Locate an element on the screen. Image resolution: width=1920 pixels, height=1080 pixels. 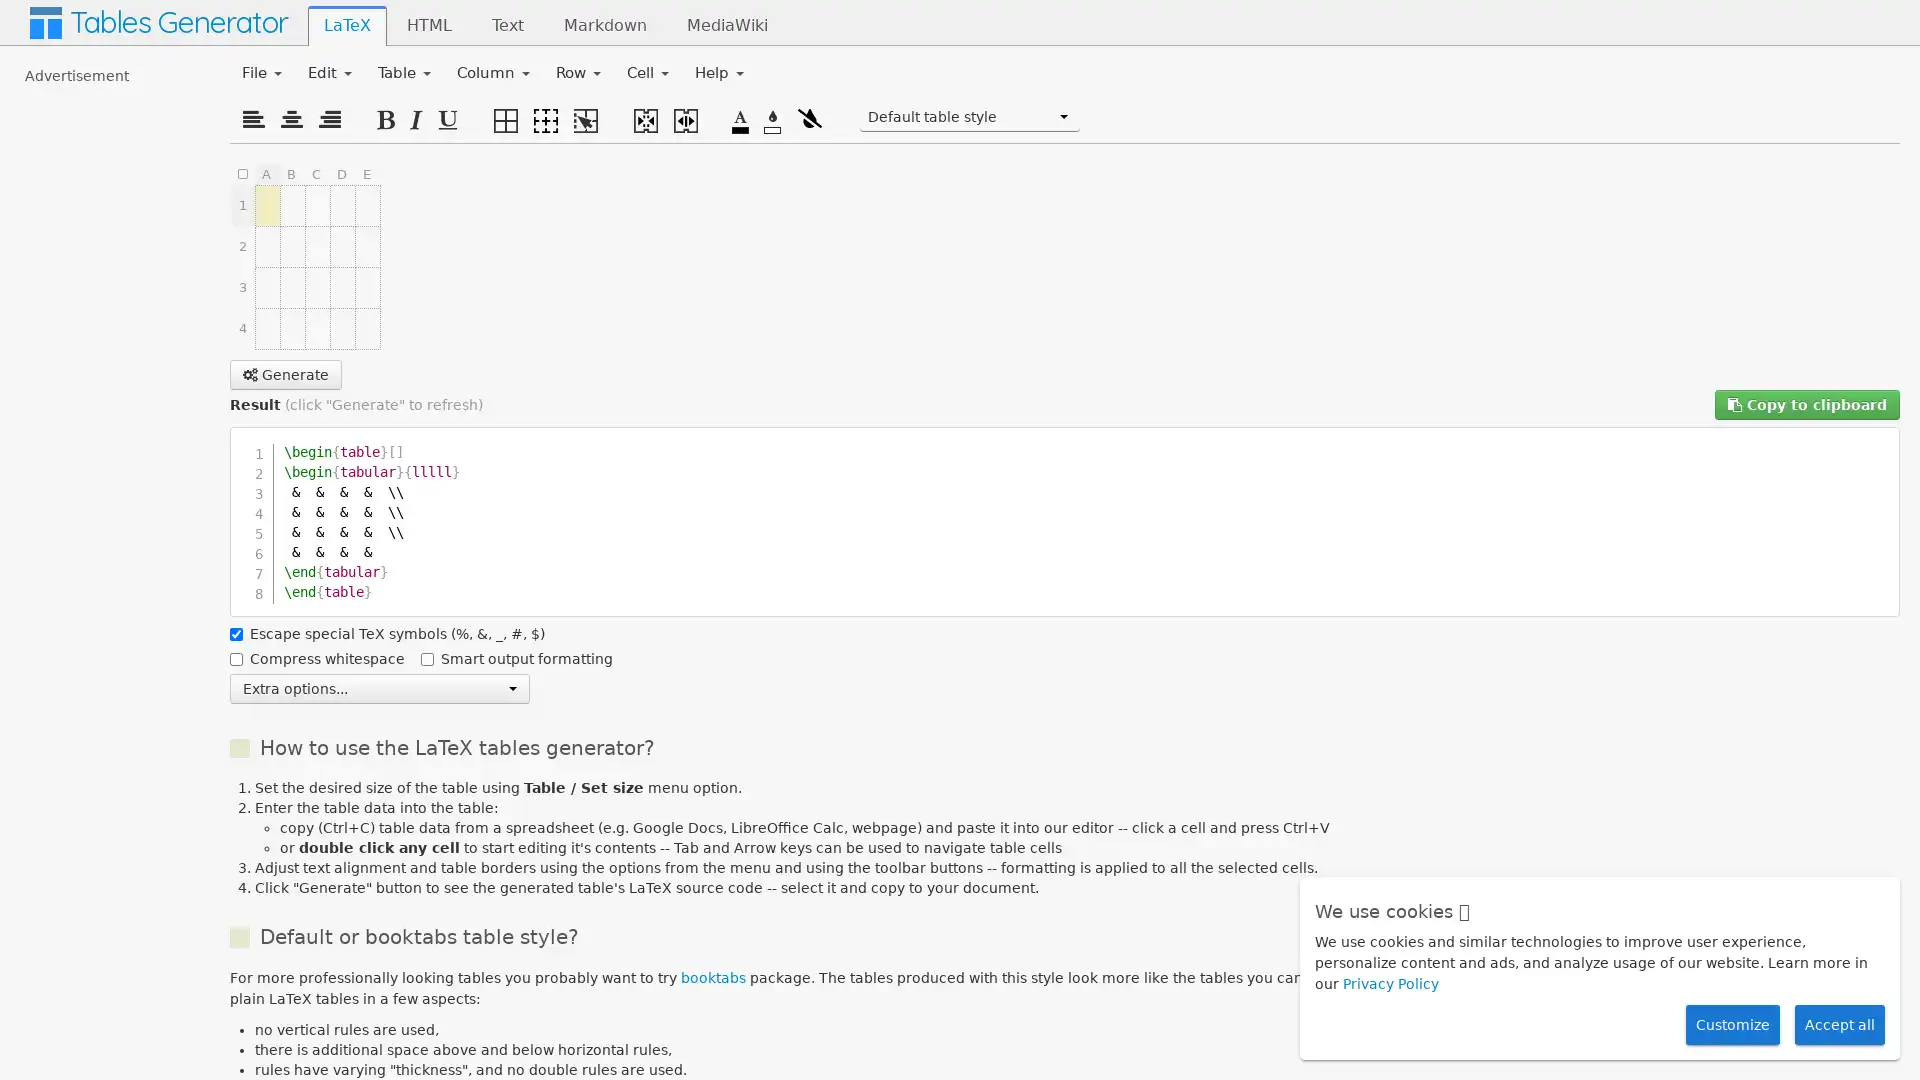
Extra options... is located at coordinates (379, 686).